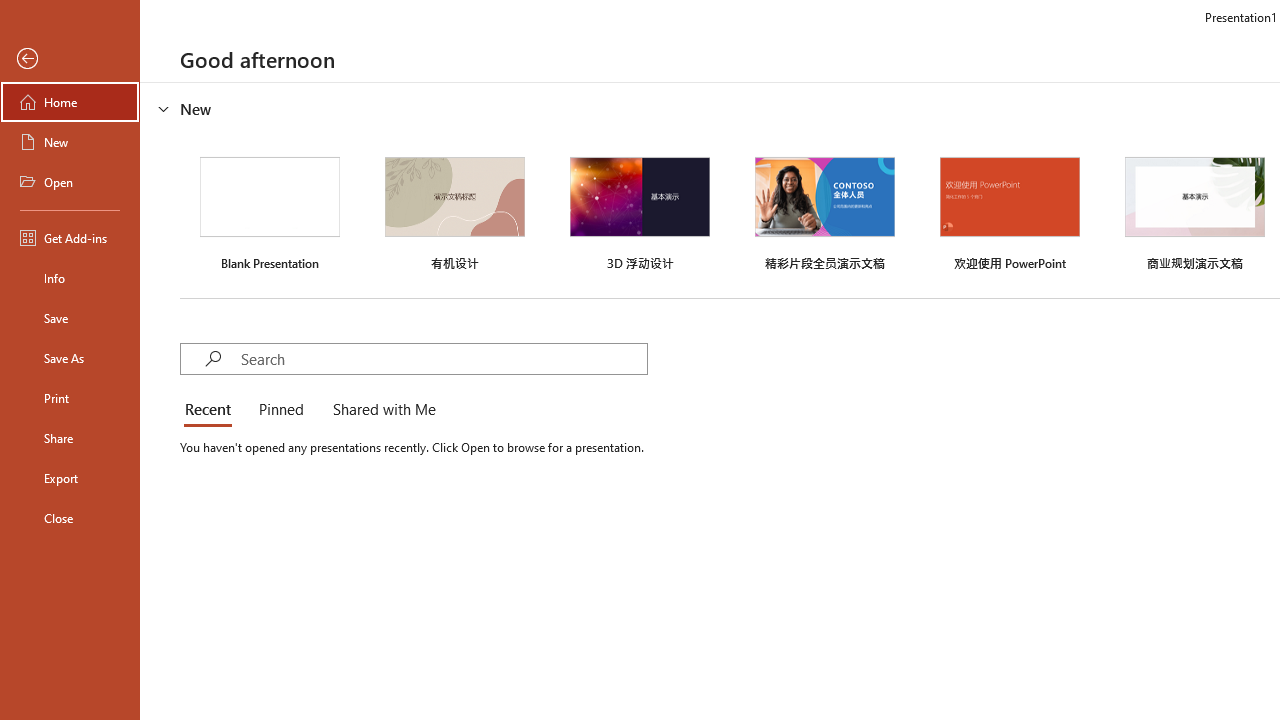 This screenshot has height=720, width=1280. I want to click on 'Shared with Me', so click(380, 410).